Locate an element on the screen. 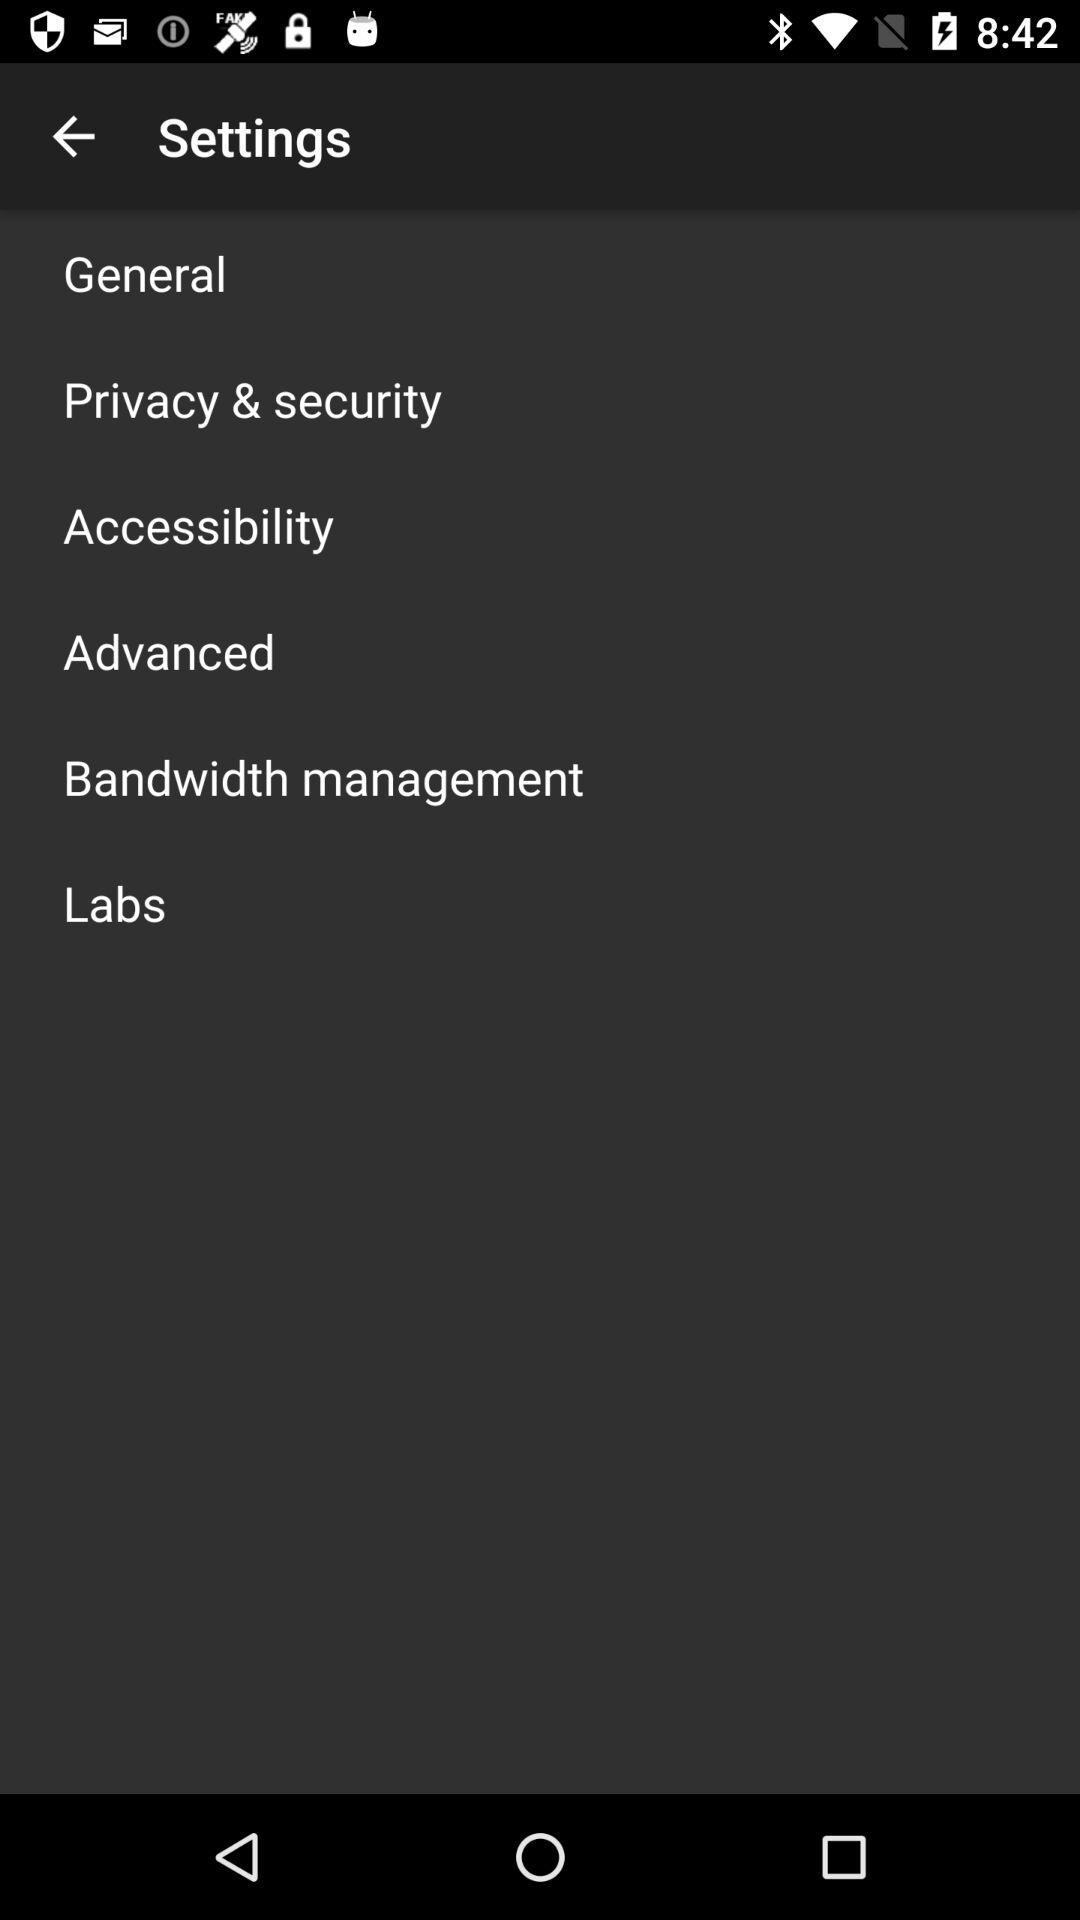 The width and height of the screenshot is (1080, 1920). the app above the bandwidth management icon is located at coordinates (168, 651).